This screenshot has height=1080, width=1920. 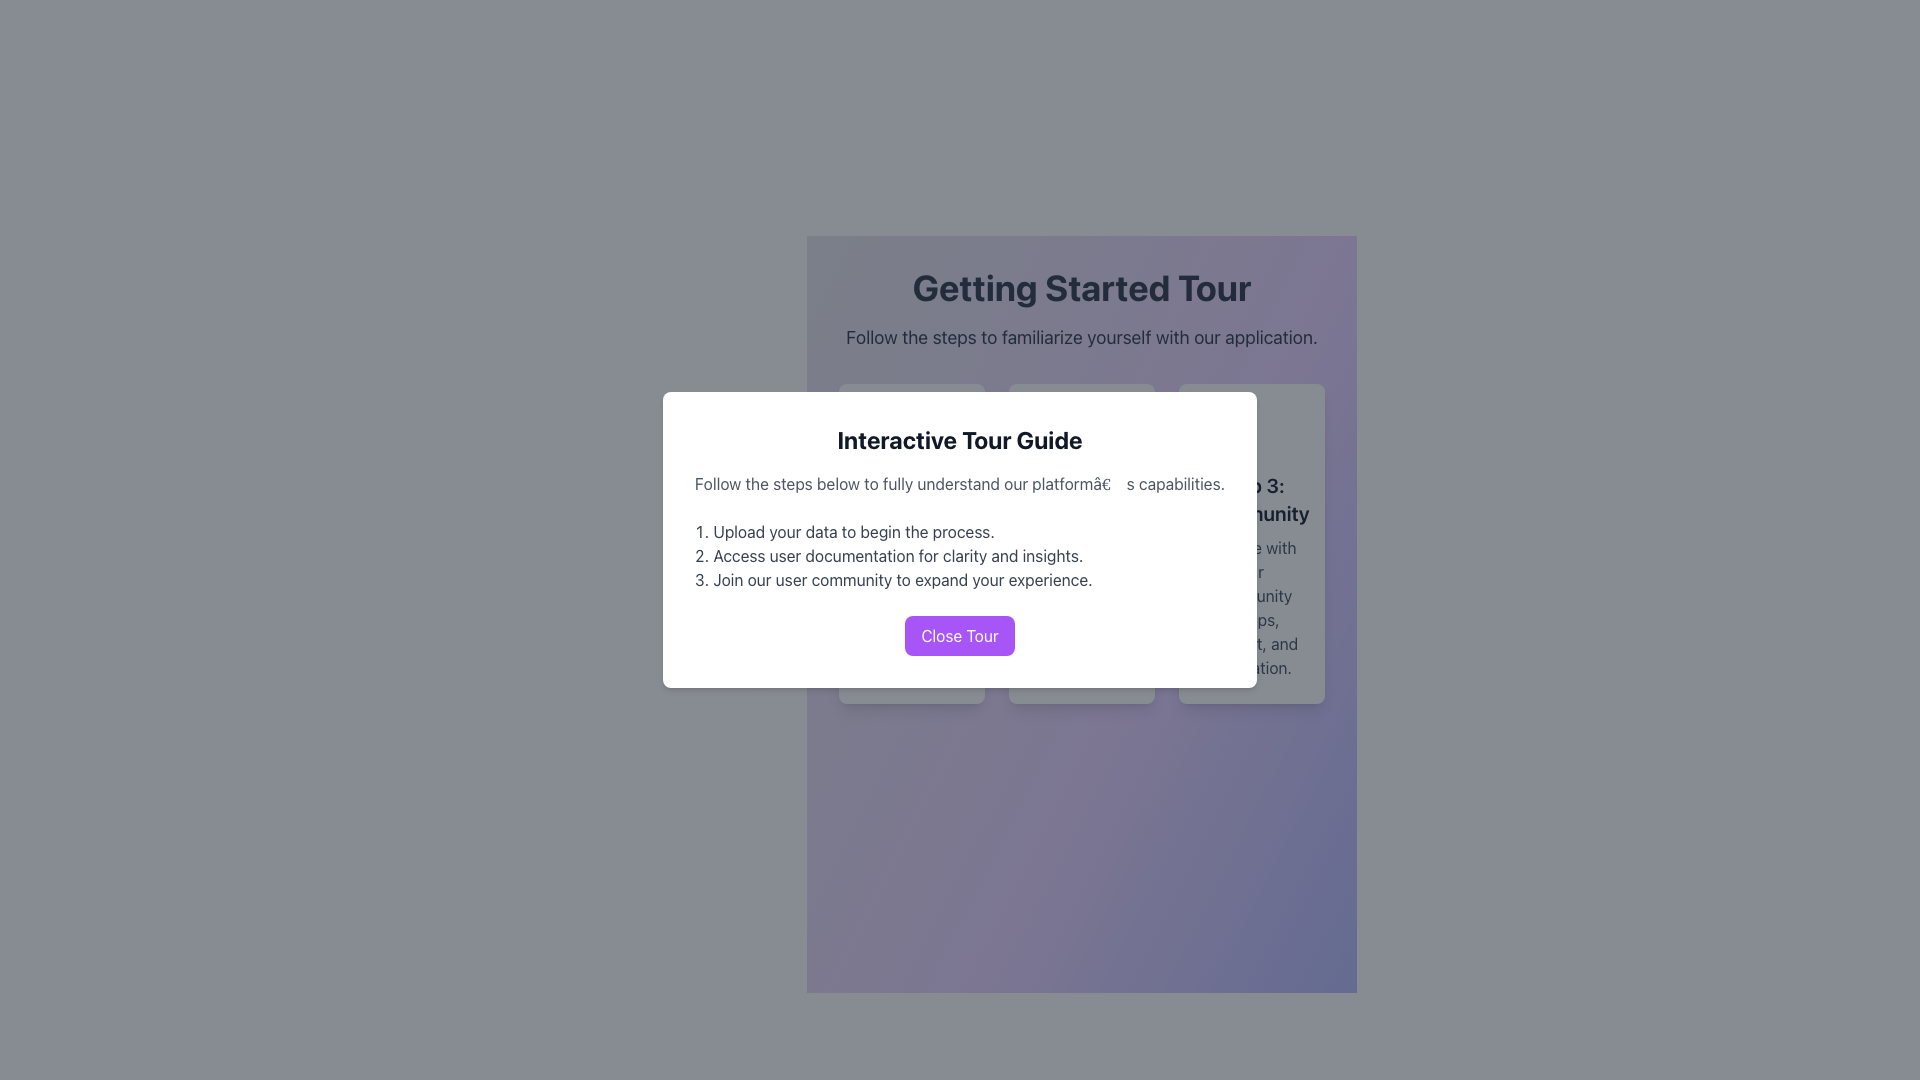 I want to click on the text heading that reads 'Step 3: Community', which is styled in bold, dark gray font, located in the top-right section of the modal dialog, so click(x=1251, y=499).